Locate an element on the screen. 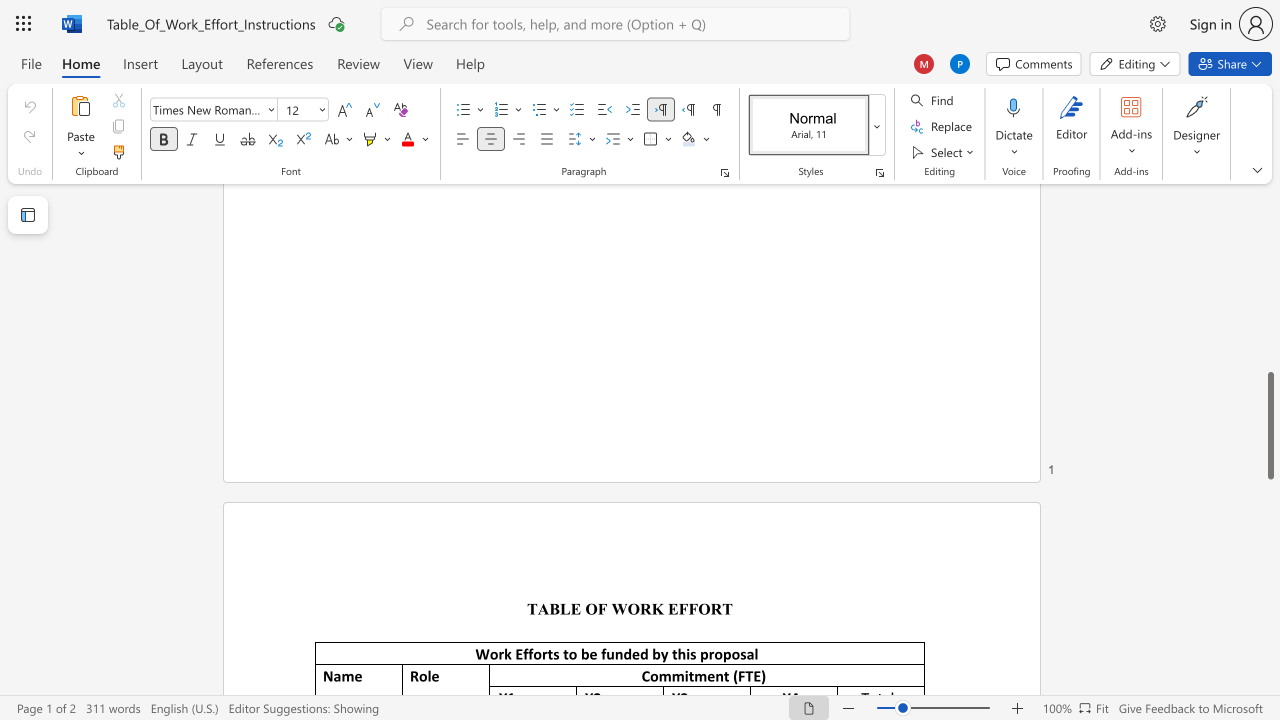 Image resolution: width=1280 pixels, height=720 pixels. the side scrollbar to bring the page up is located at coordinates (1269, 310).